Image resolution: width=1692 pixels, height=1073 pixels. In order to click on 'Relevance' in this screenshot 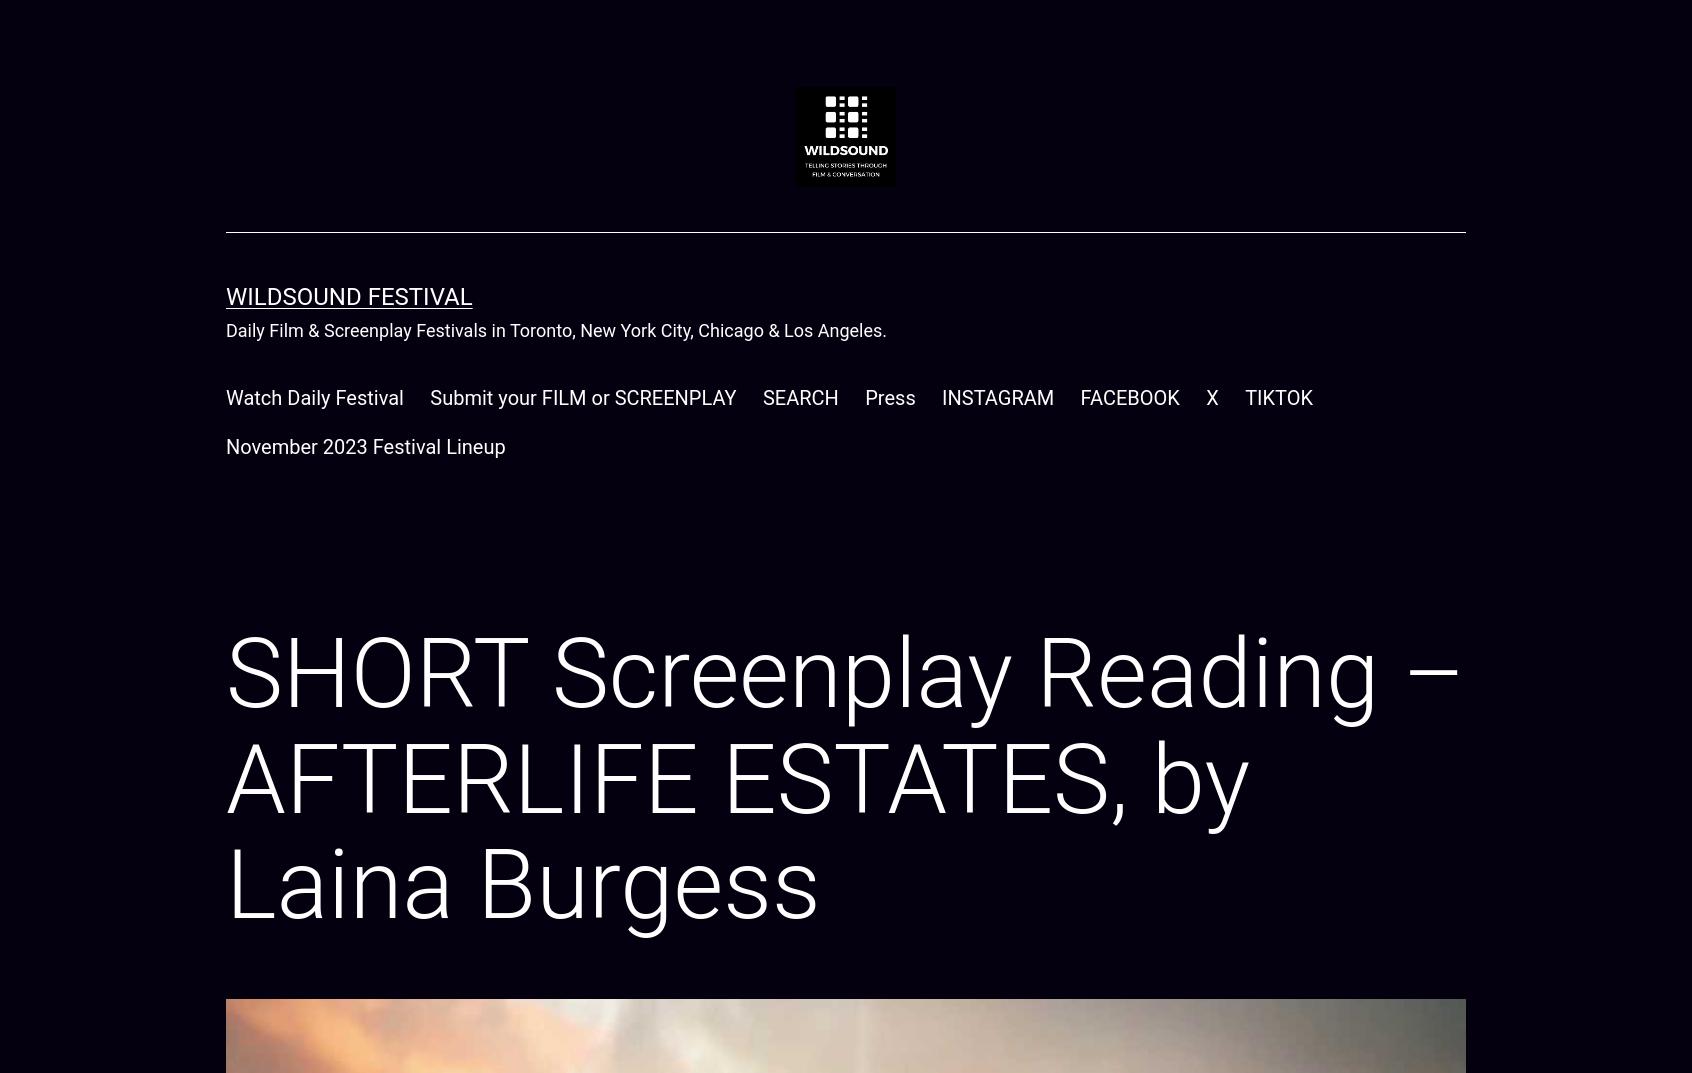, I will do `click(1097, 133)`.